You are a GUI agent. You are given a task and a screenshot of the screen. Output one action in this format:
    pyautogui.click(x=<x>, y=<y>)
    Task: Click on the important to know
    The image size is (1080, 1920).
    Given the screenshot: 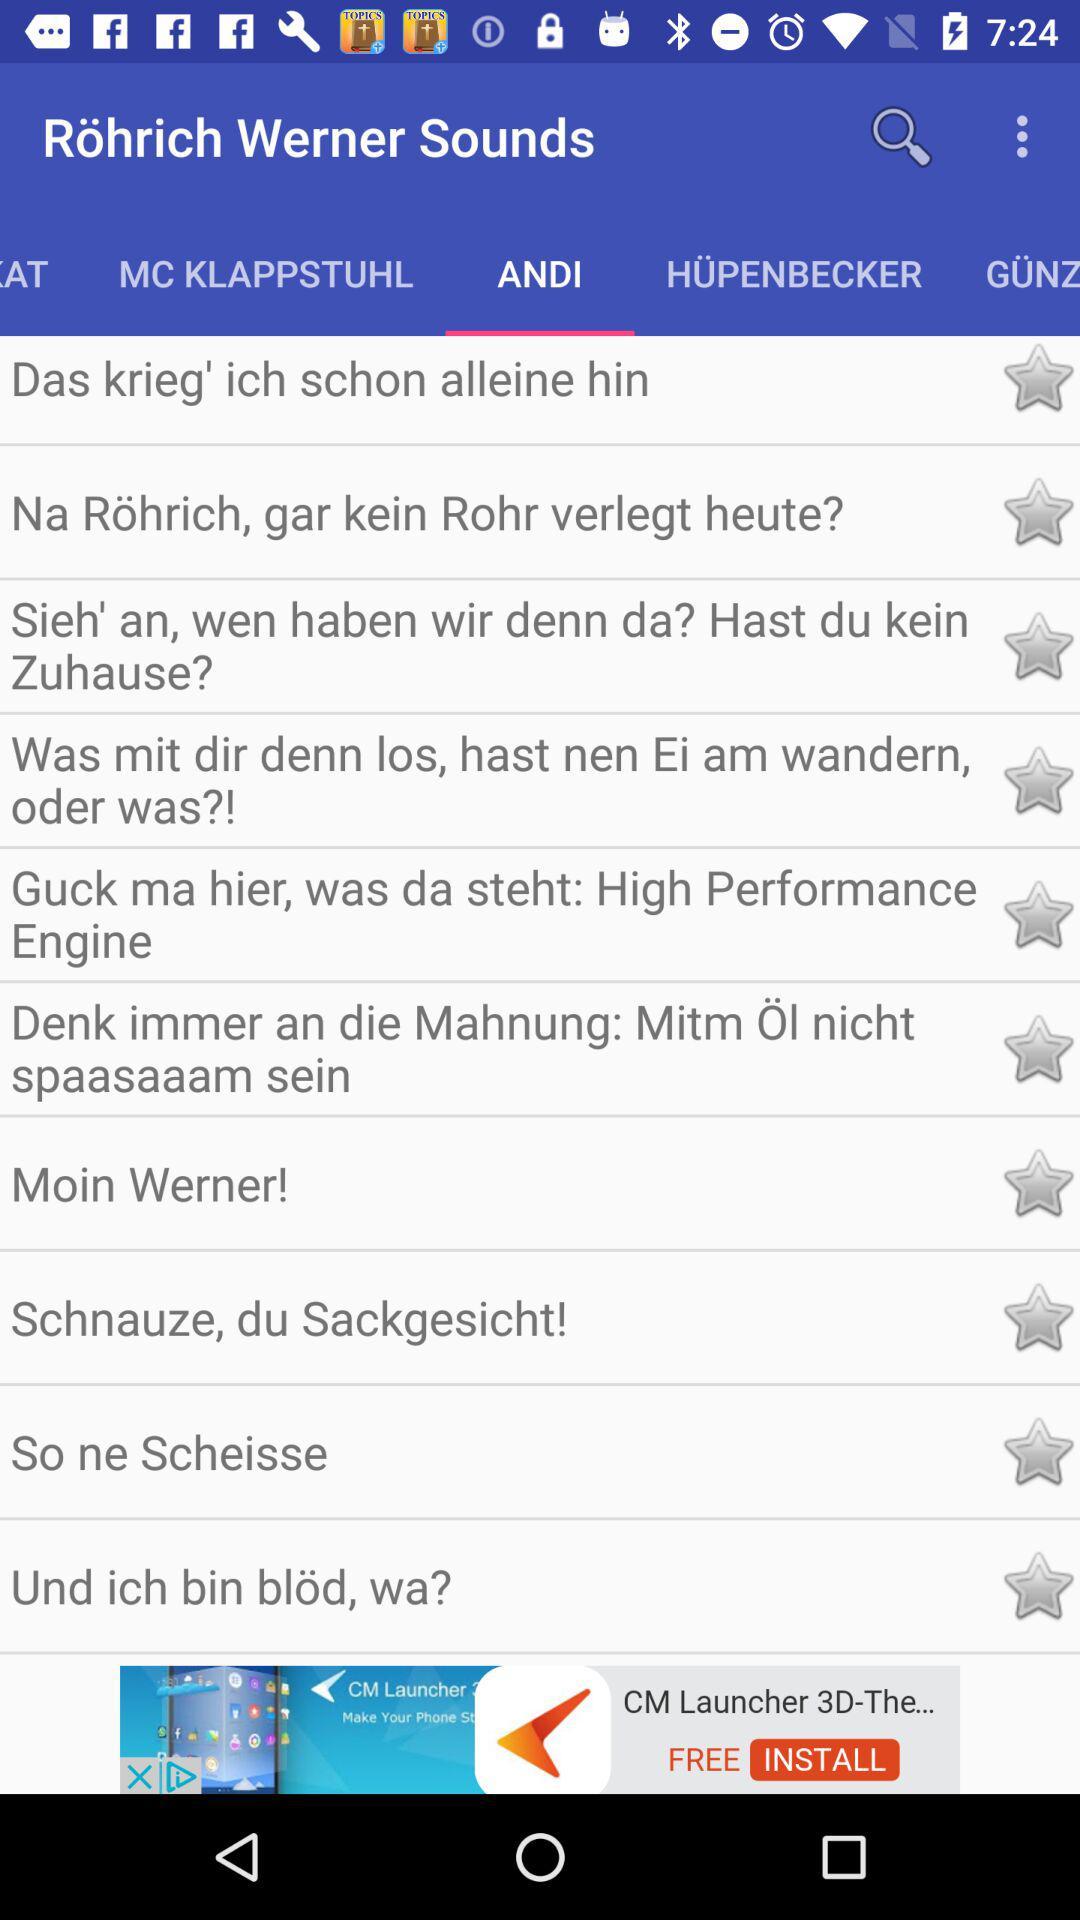 What is the action you would take?
    pyautogui.click(x=1036, y=1047)
    